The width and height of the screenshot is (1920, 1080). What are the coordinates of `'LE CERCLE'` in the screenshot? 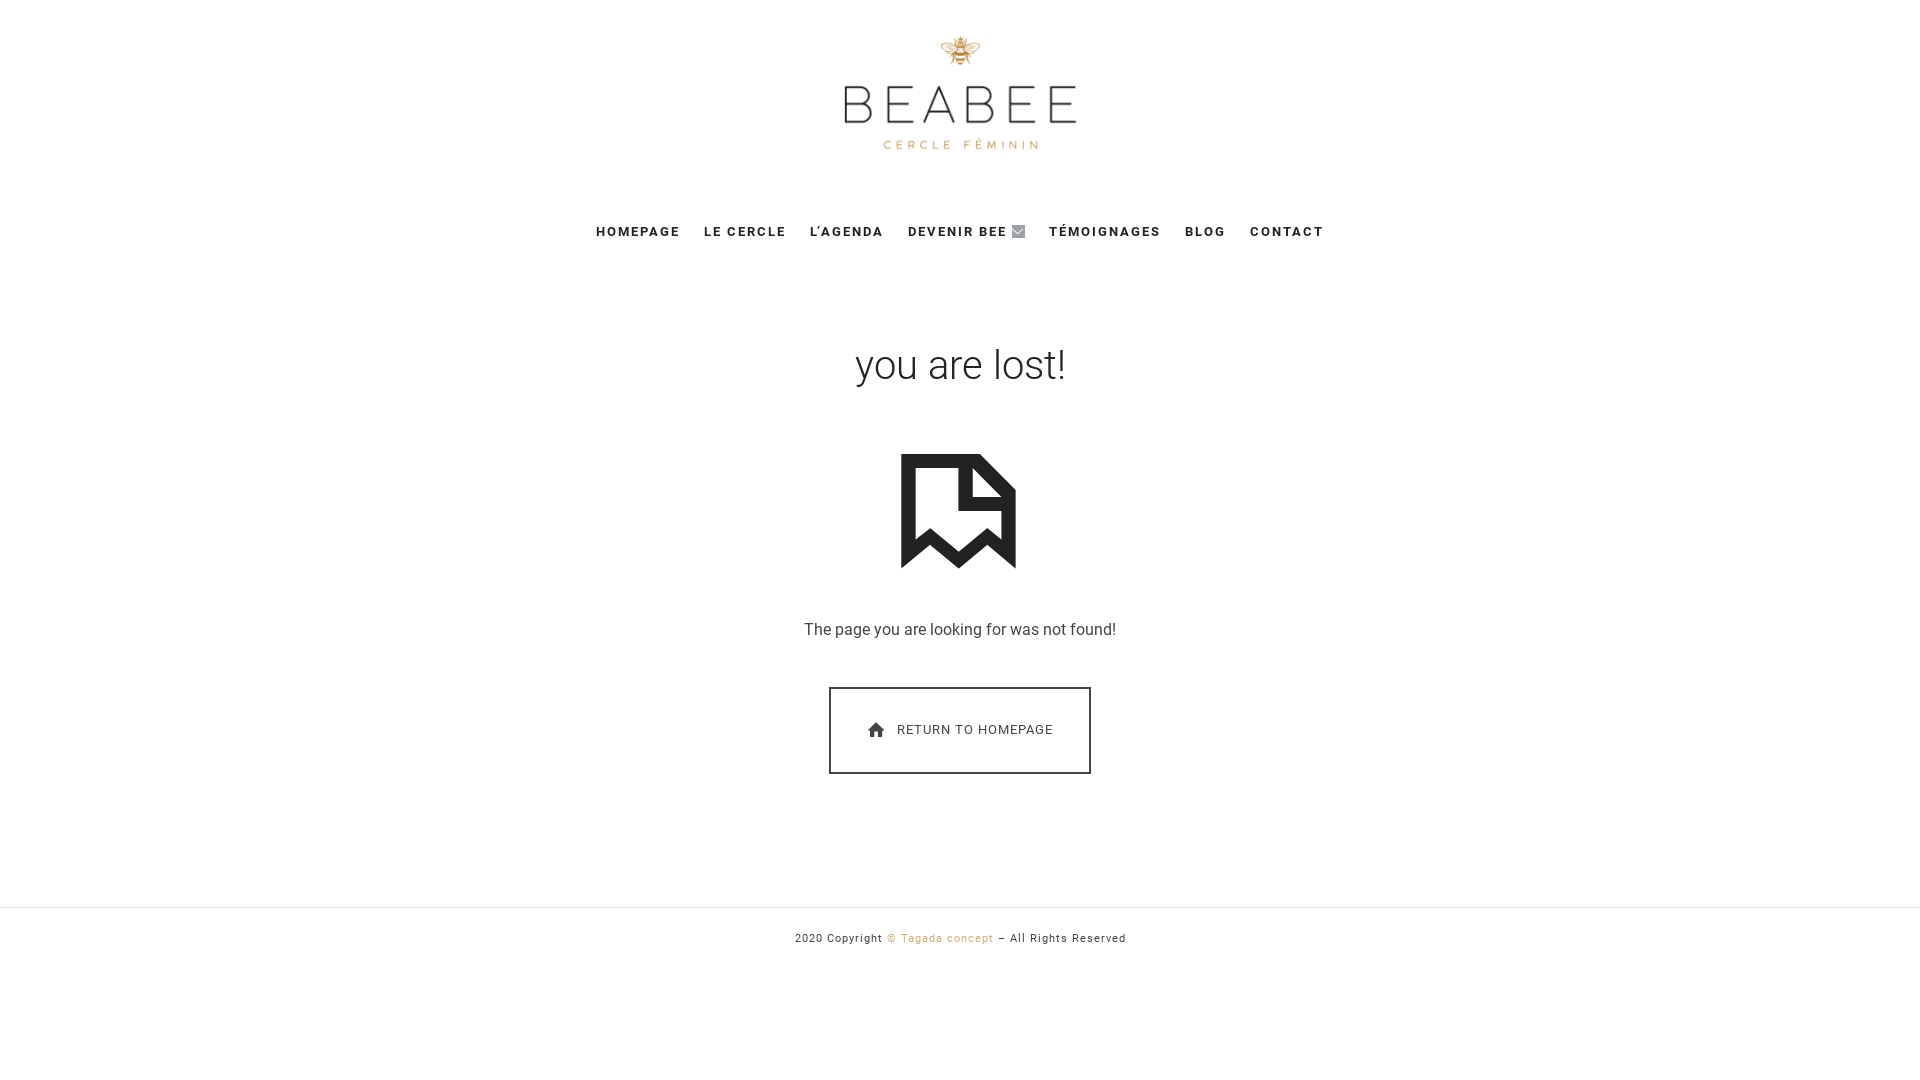 It's located at (743, 230).